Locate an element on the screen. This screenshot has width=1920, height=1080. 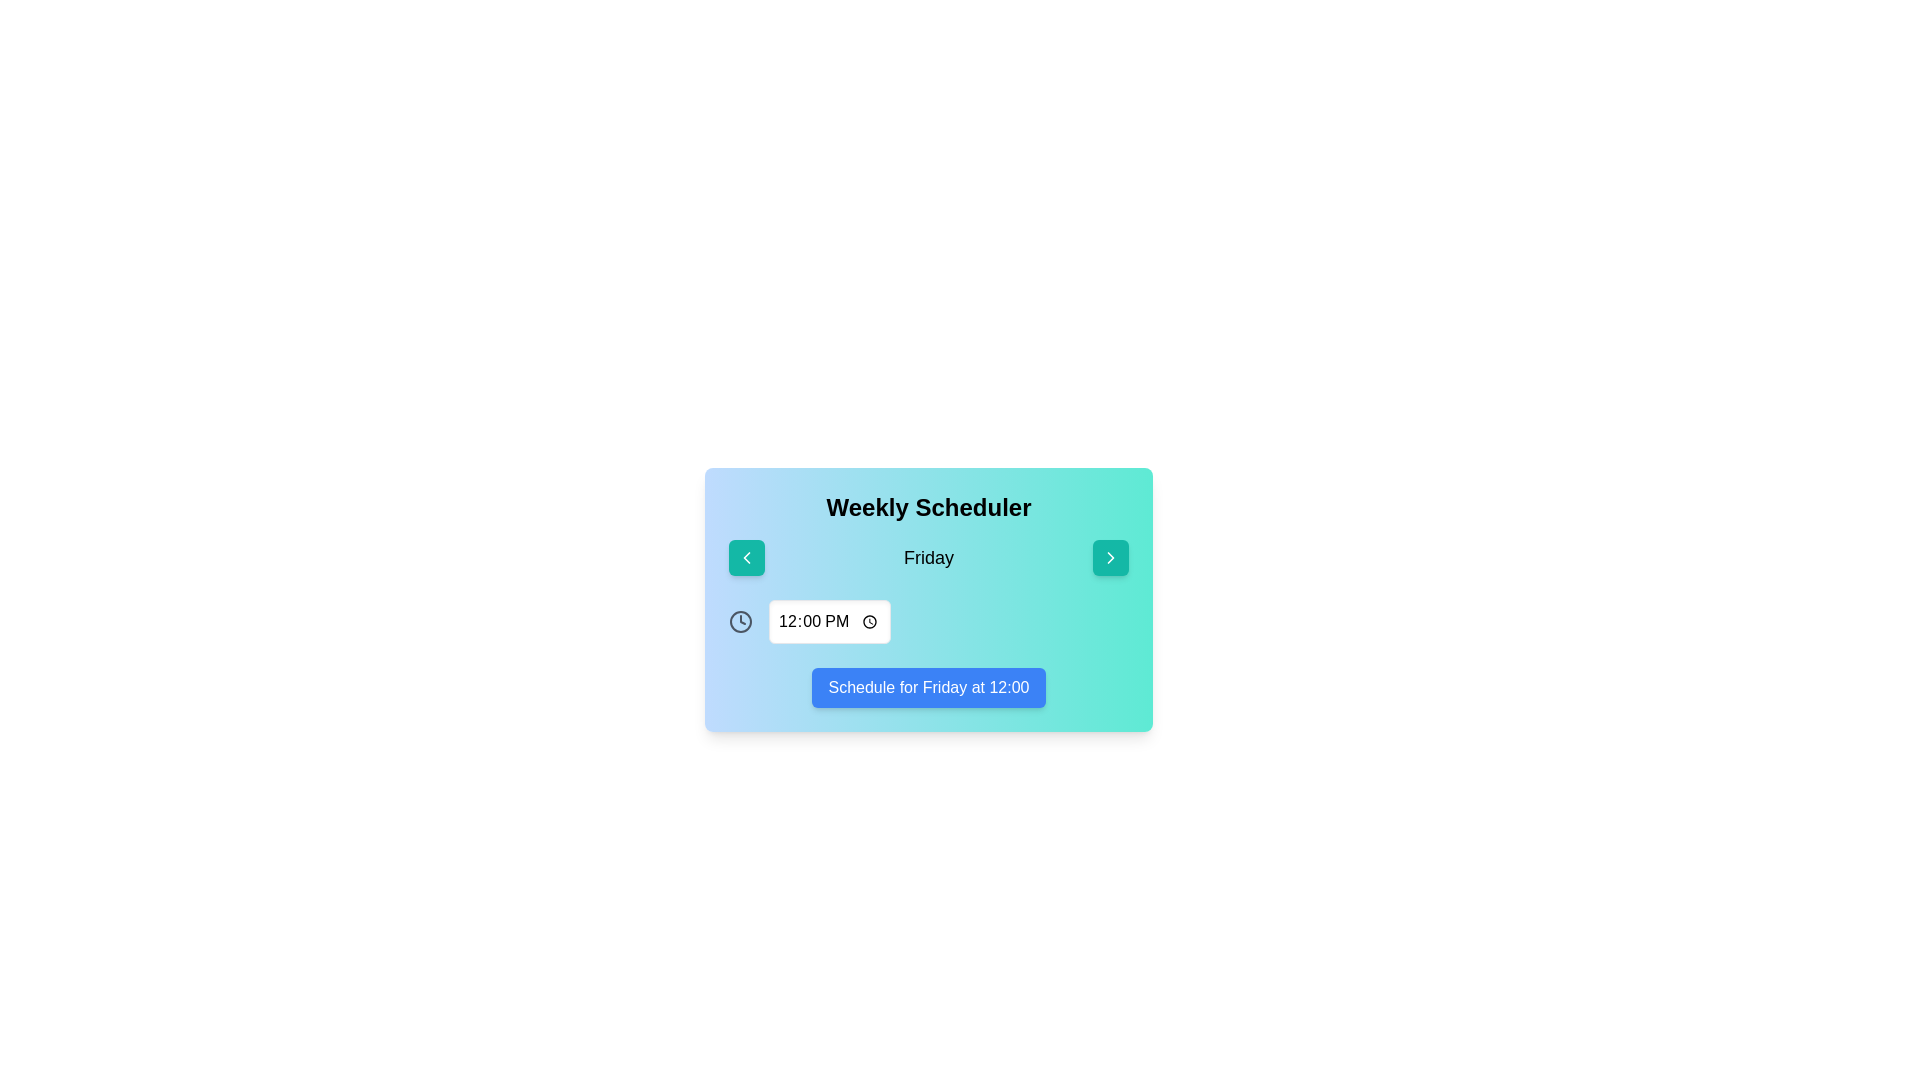
the navigation icon located in the teal-colored square at the top-left of the scheduler card is located at coordinates (746, 558).